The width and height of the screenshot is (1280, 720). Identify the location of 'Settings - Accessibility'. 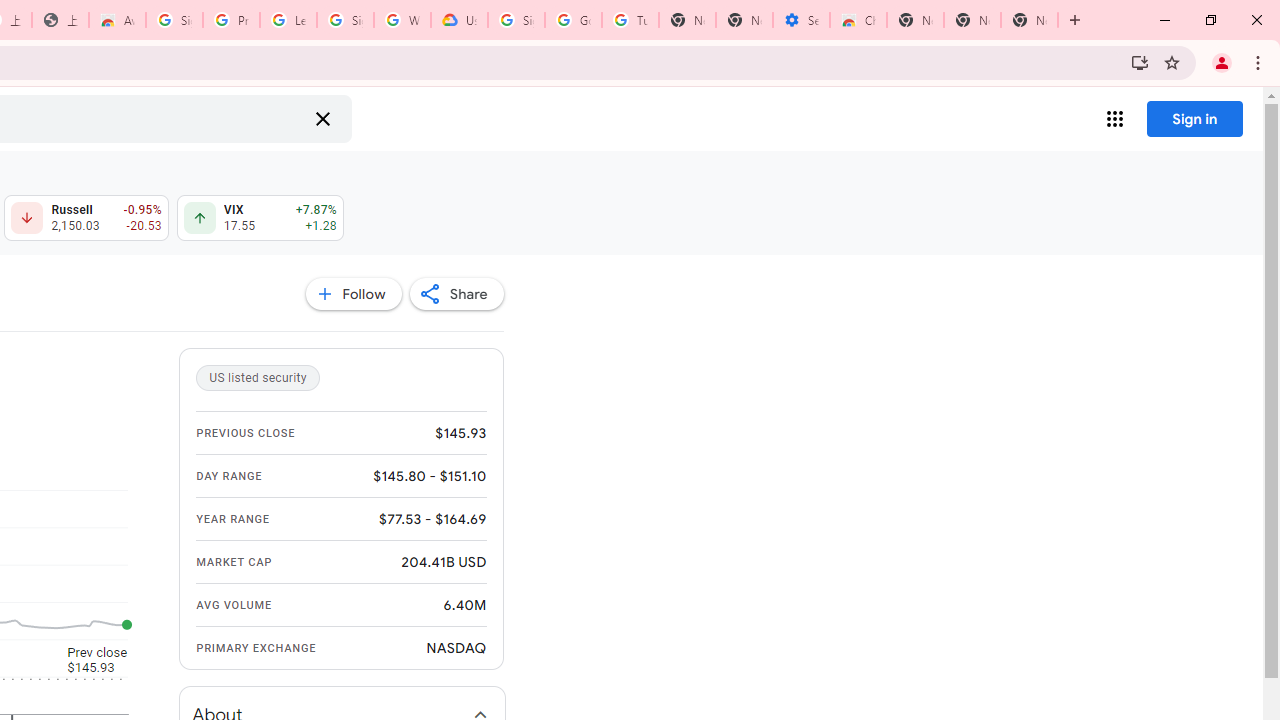
(801, 20).